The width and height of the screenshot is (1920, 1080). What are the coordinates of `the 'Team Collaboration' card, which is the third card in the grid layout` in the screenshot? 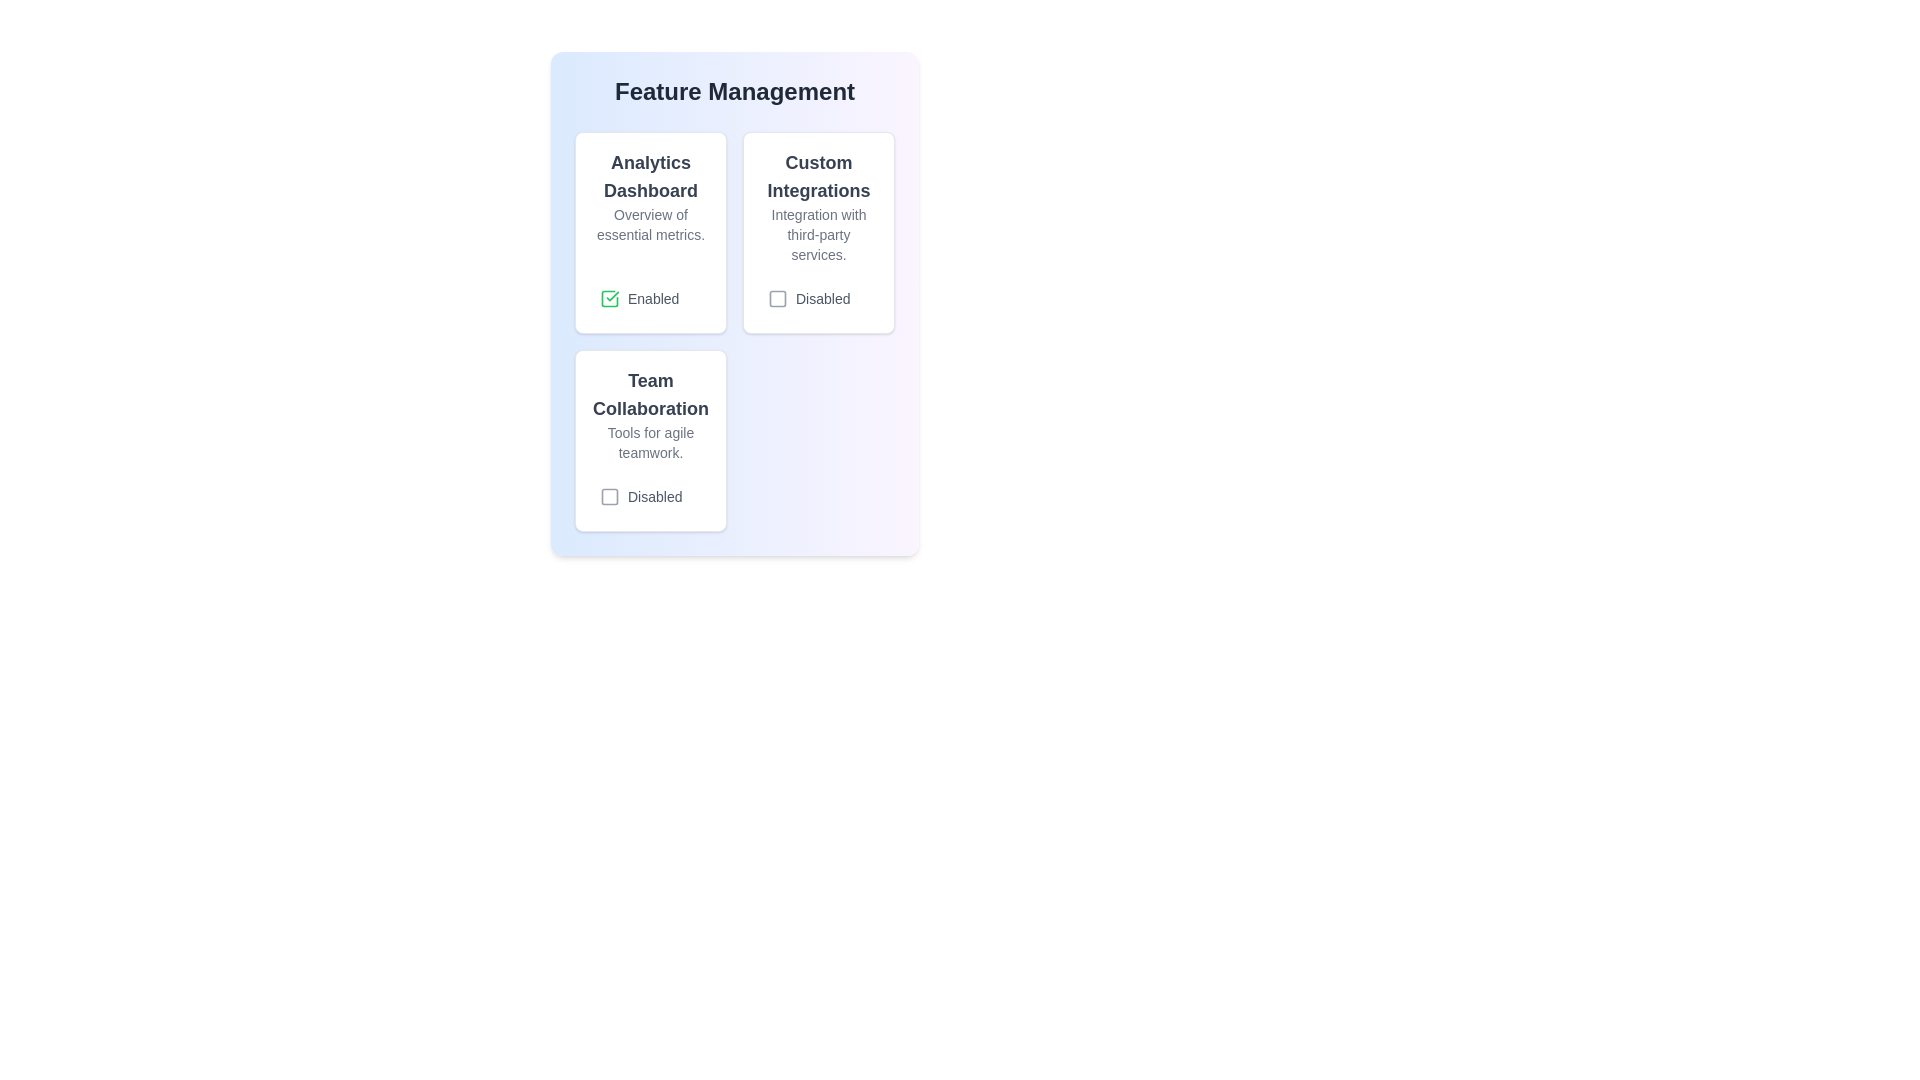 It's located at (651, 439).